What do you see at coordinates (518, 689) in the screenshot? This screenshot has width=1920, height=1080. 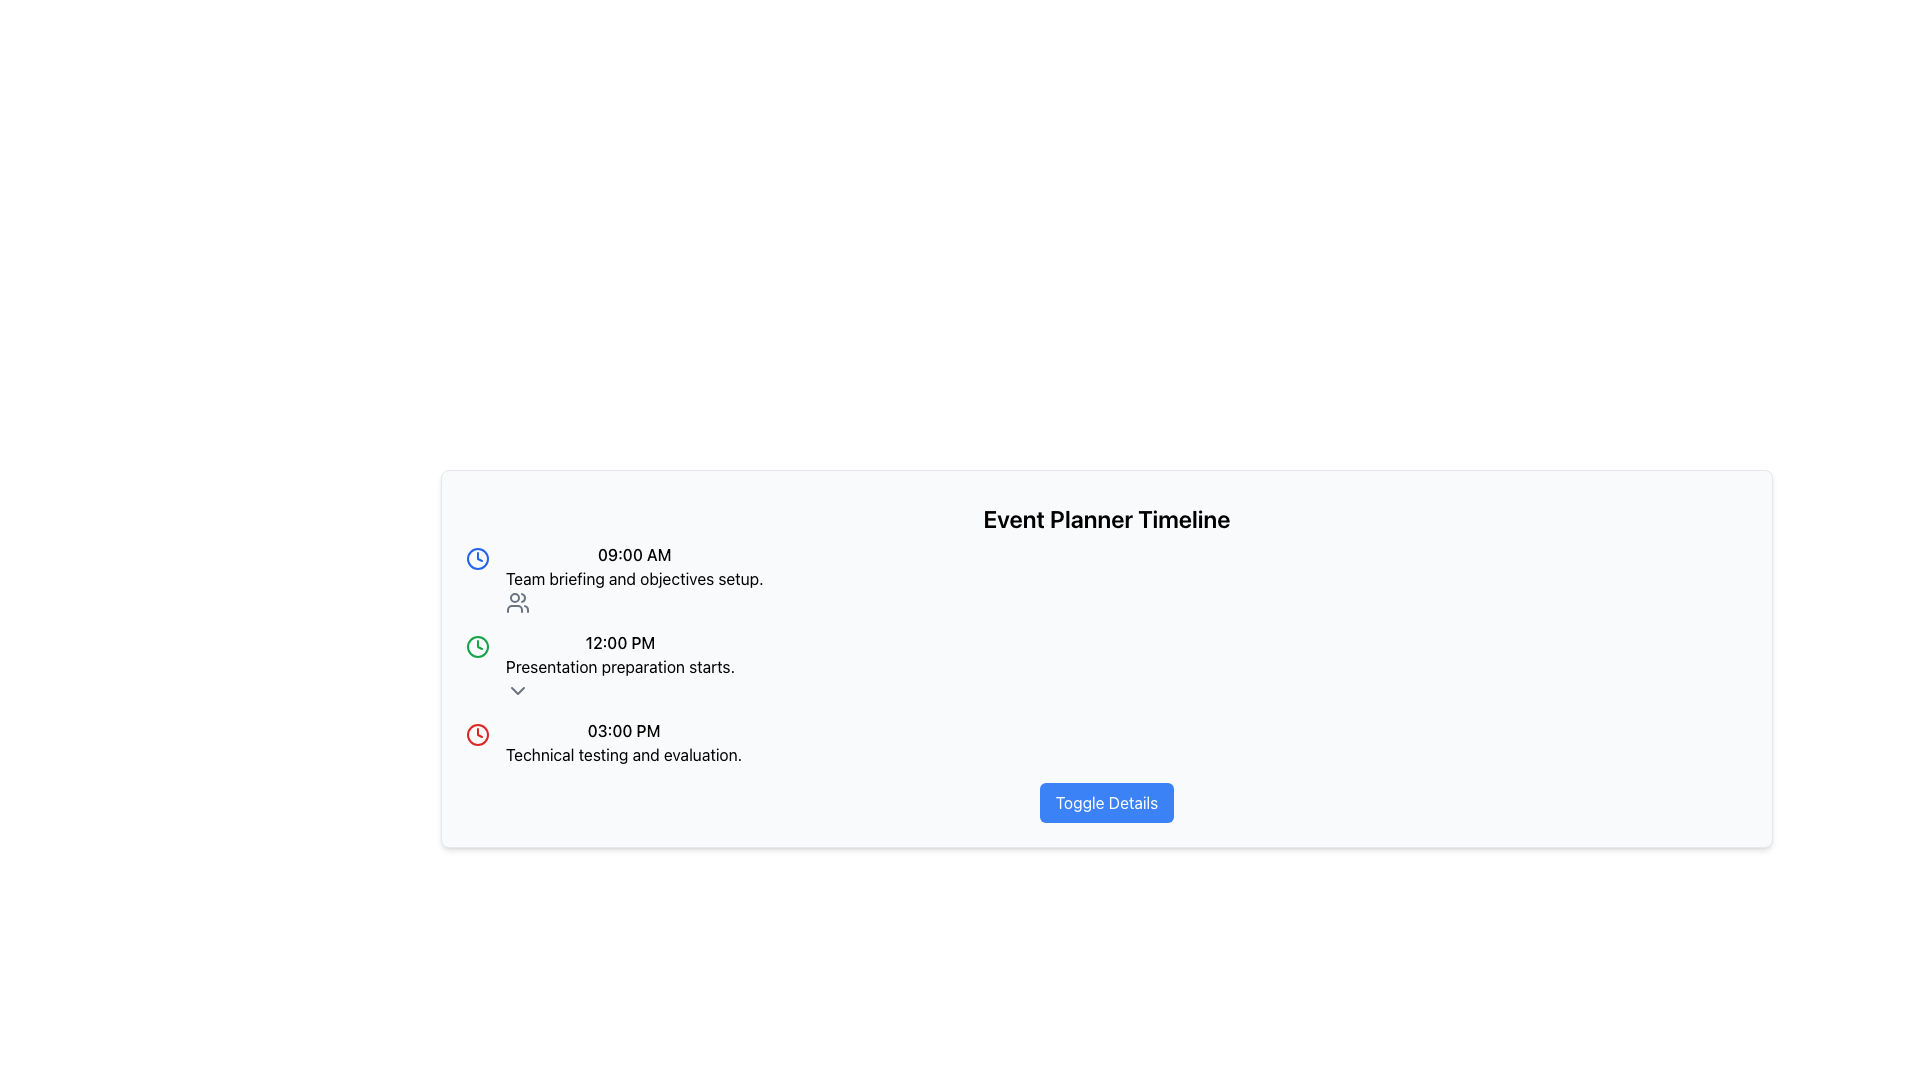 I see `the downward-facing chevron icon with a black outline and light-gray fill, located in the third row of the timeline list under '12:00 PM Presentation preparation starts'` at bounding box center [518, 689].